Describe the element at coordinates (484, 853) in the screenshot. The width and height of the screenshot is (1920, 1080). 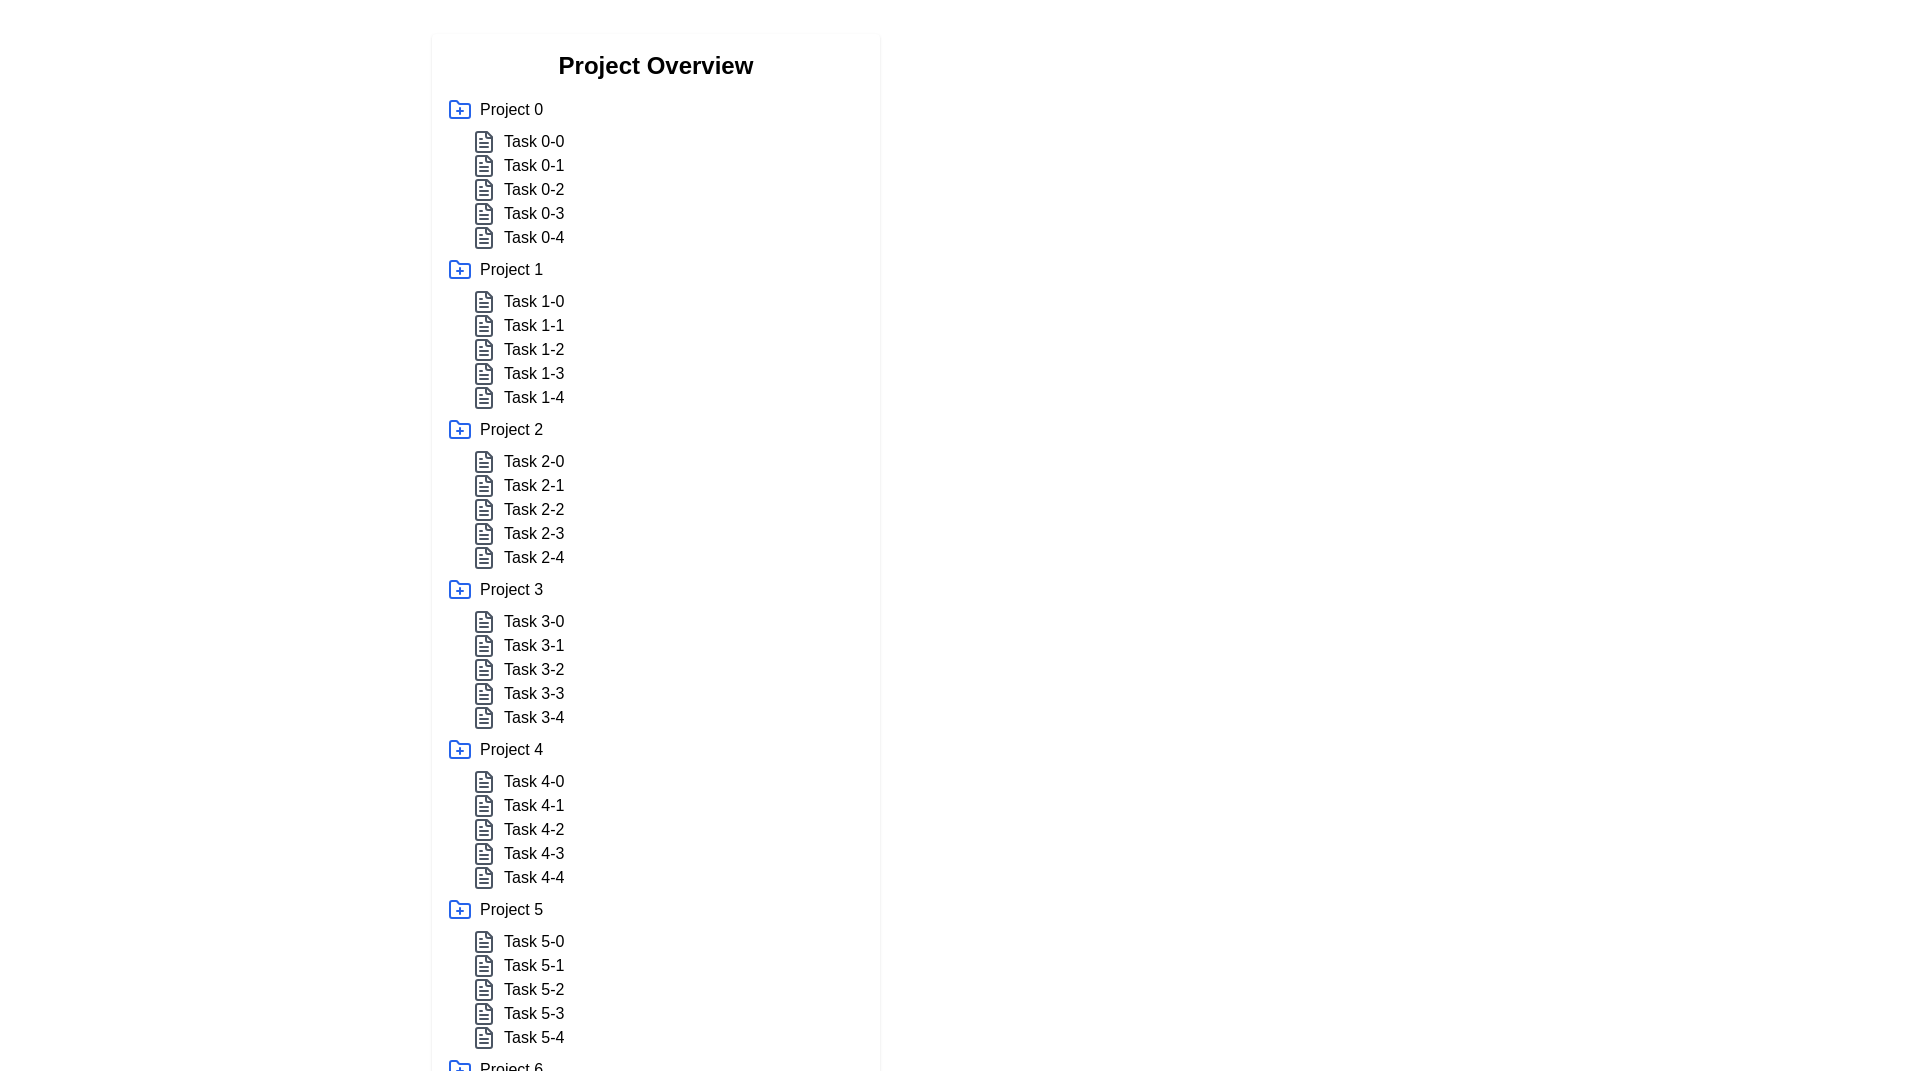
I see `the SVG icon representing a document in the fourth project section, adjacent to 'Task 4-3', for interaction` at that location.